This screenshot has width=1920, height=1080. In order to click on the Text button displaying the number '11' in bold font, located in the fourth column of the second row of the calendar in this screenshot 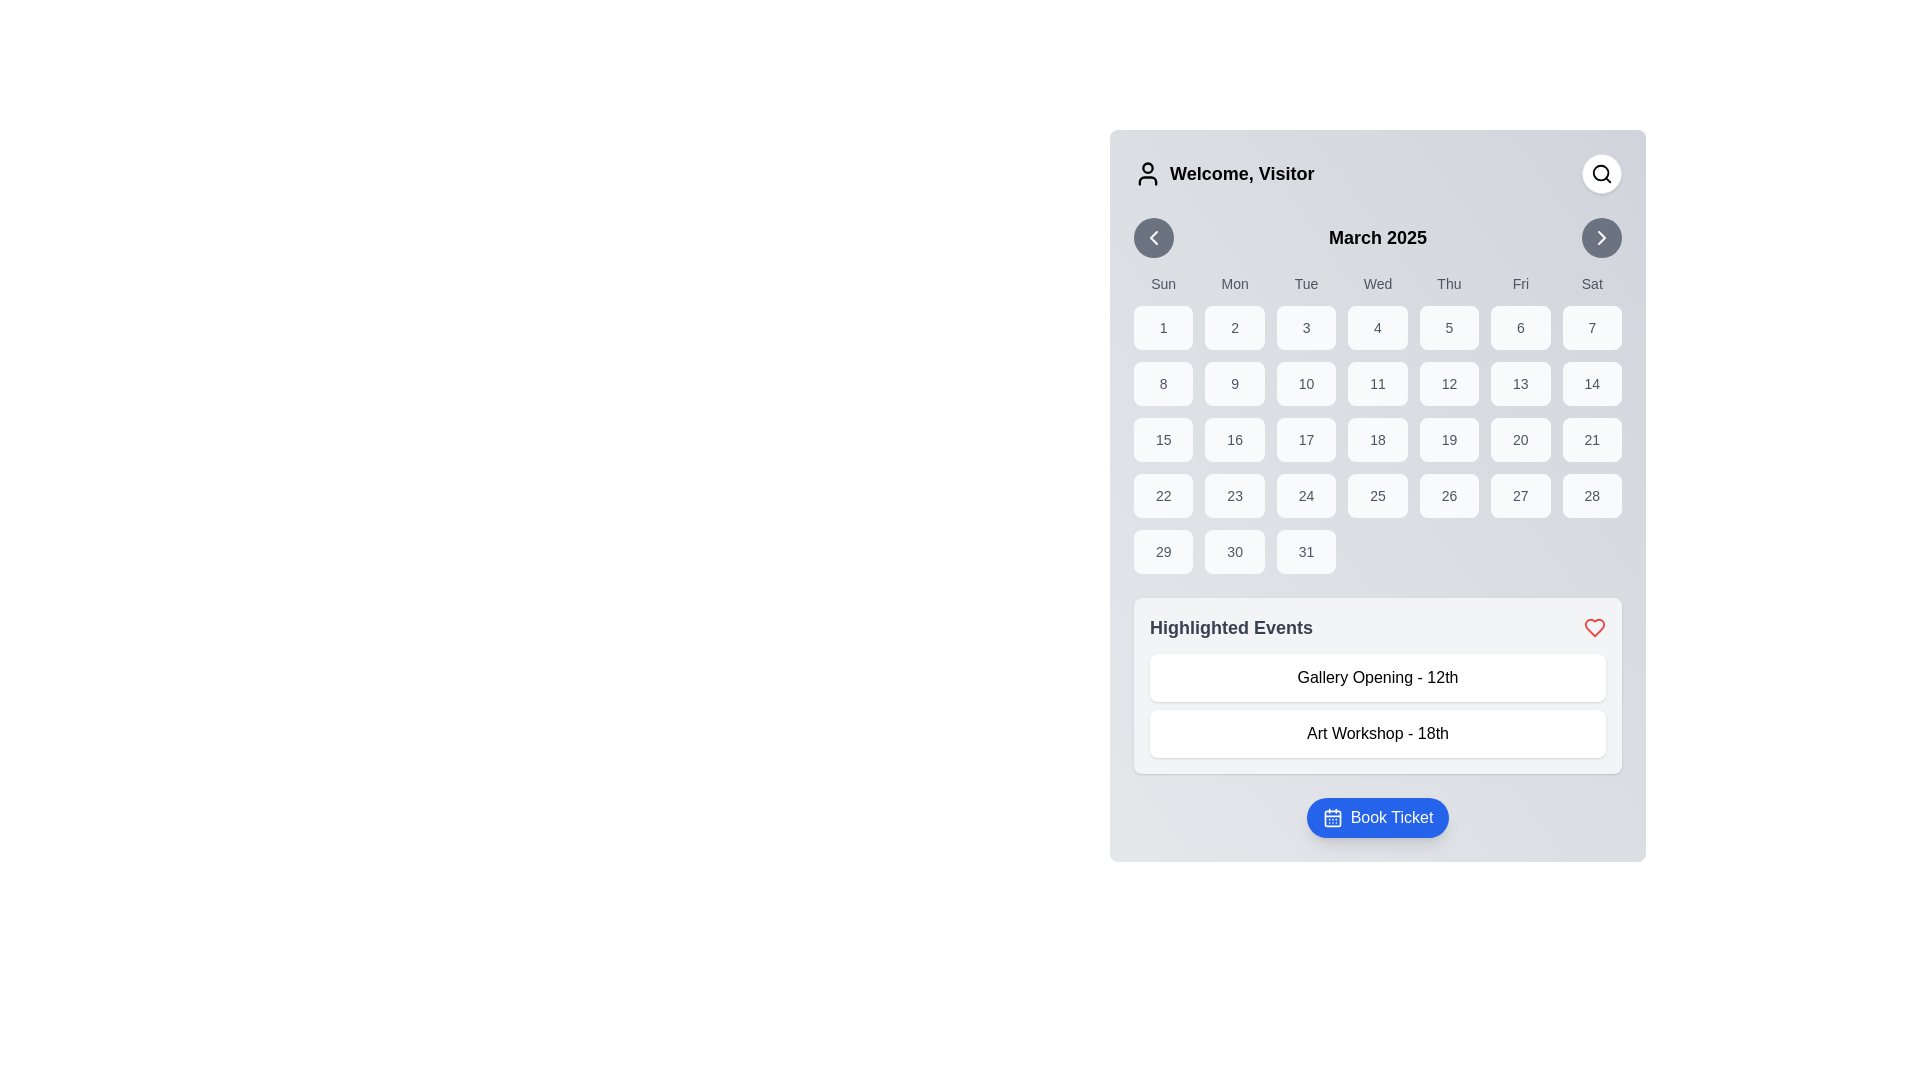, I will do `click(1376, 384)`.